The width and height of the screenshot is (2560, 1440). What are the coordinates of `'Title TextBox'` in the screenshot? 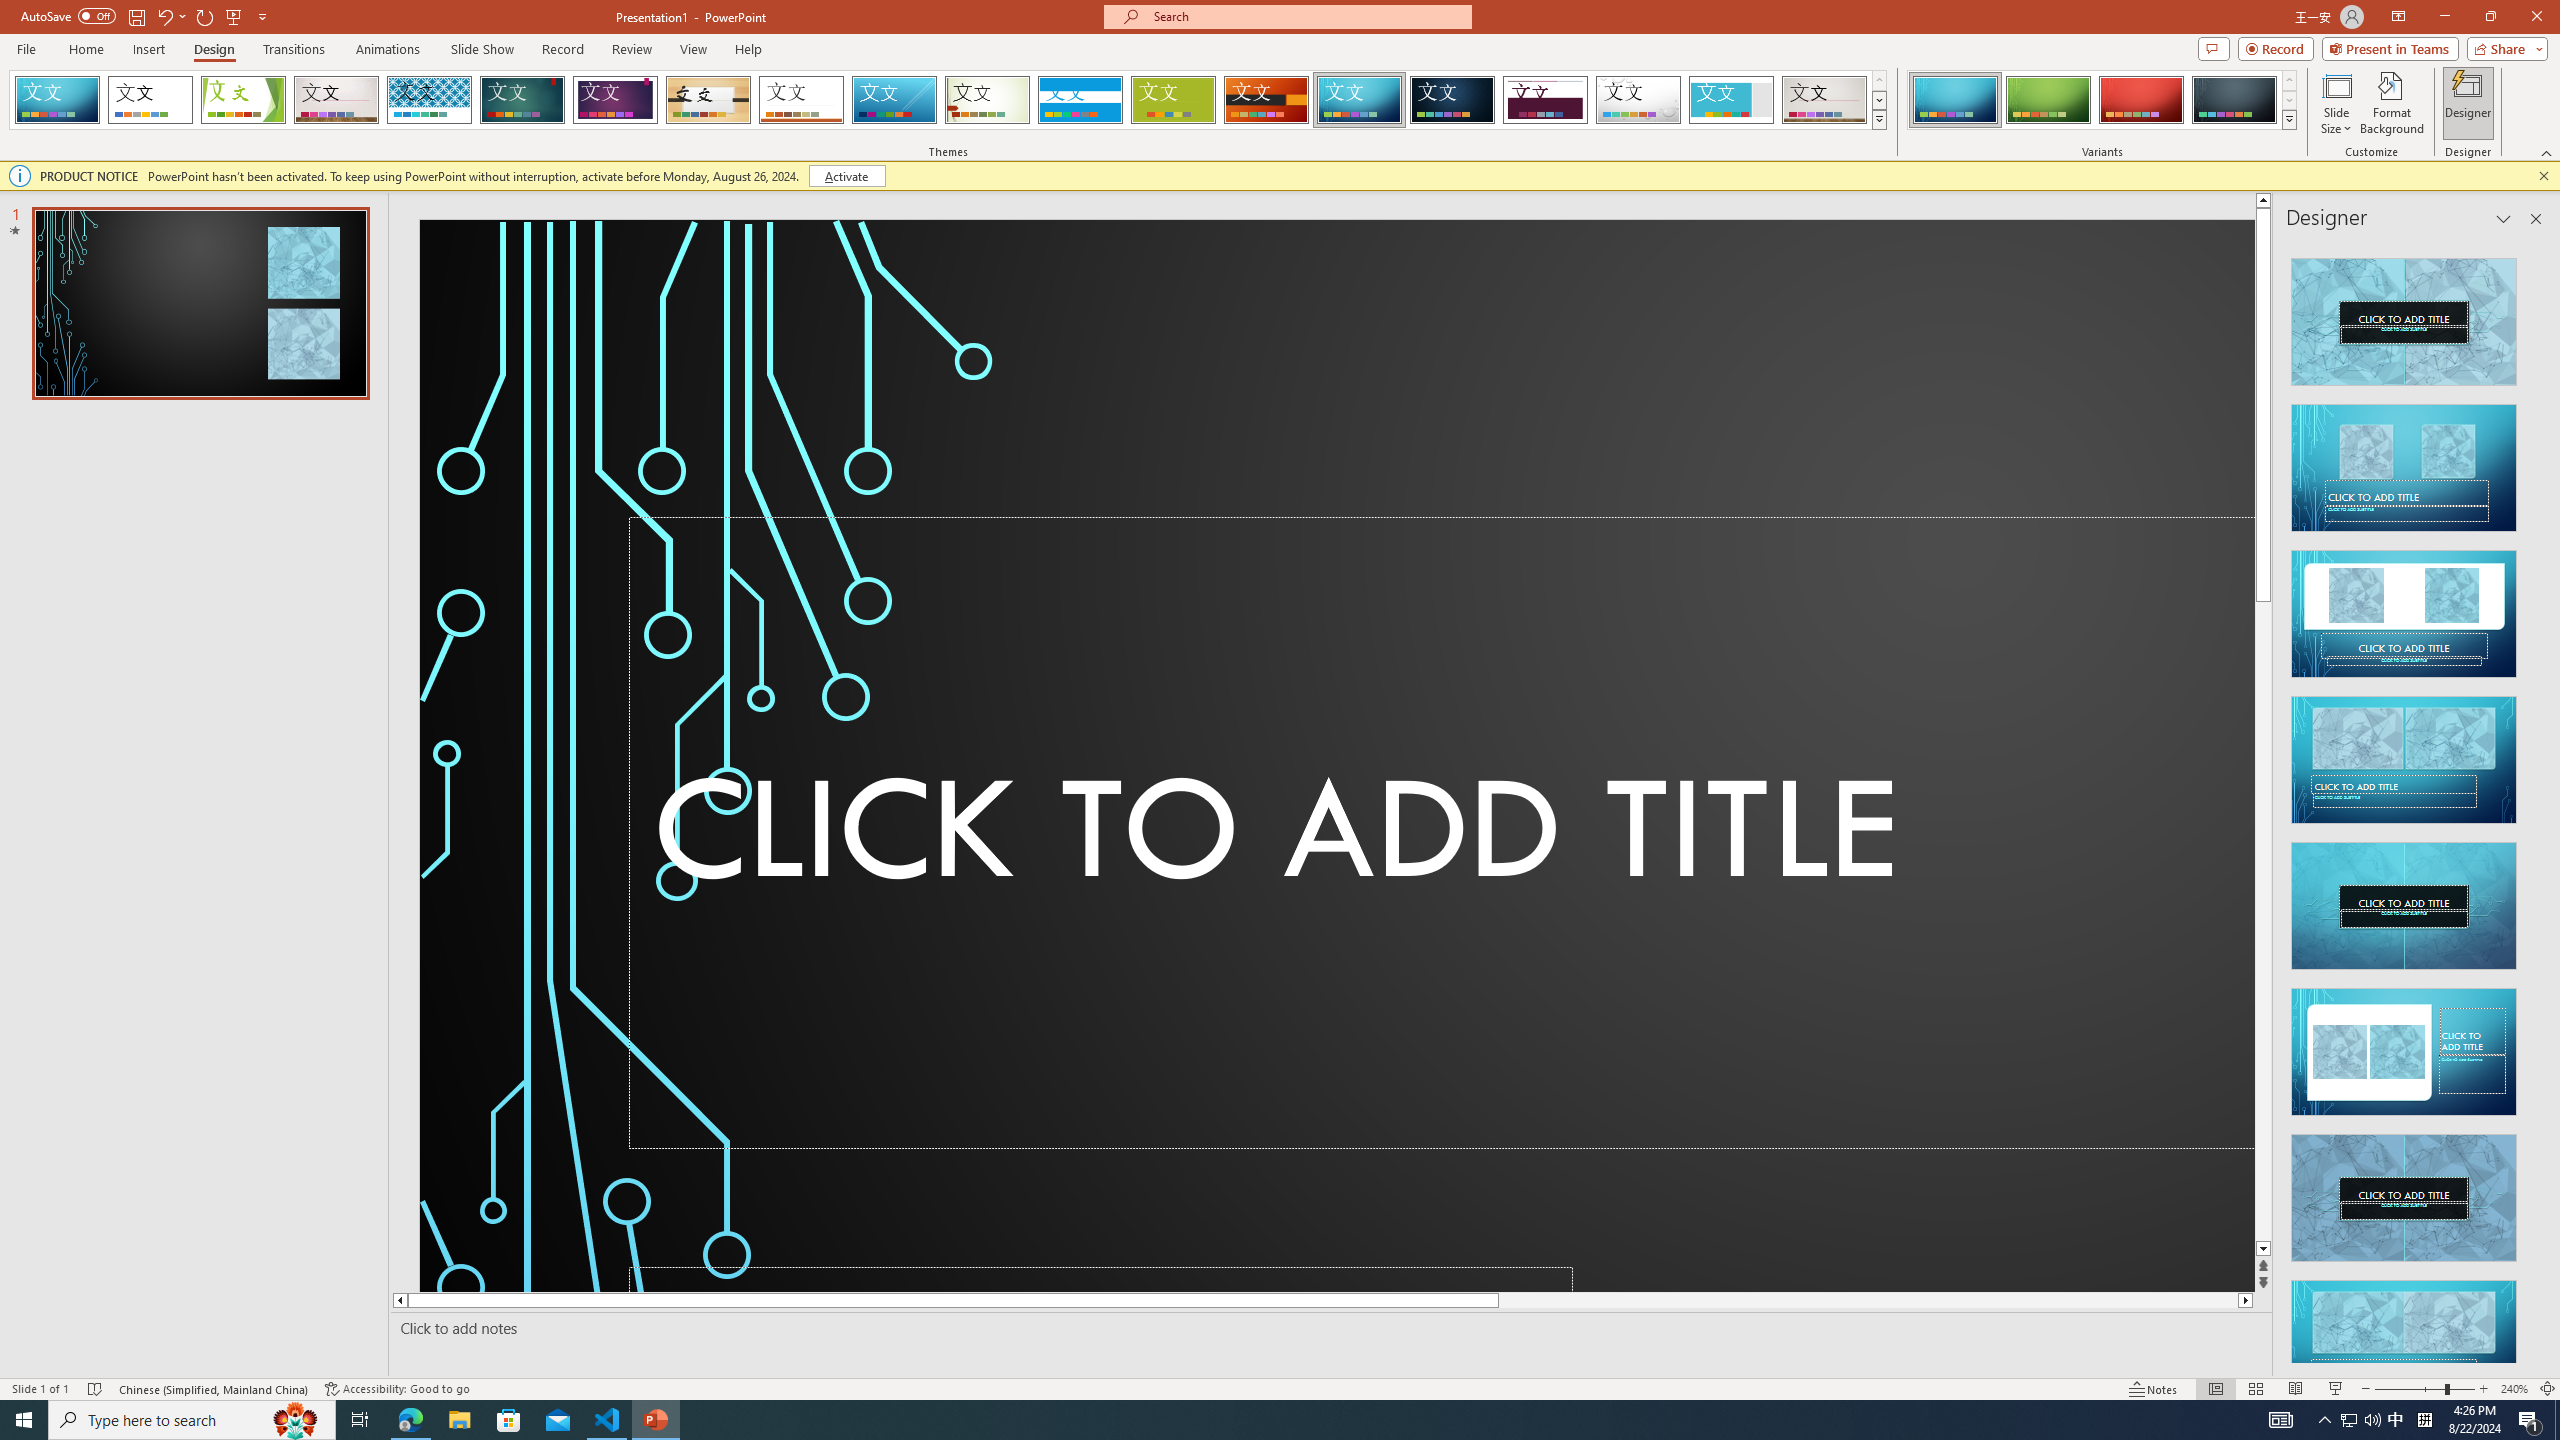 It's located at (1442, 832).